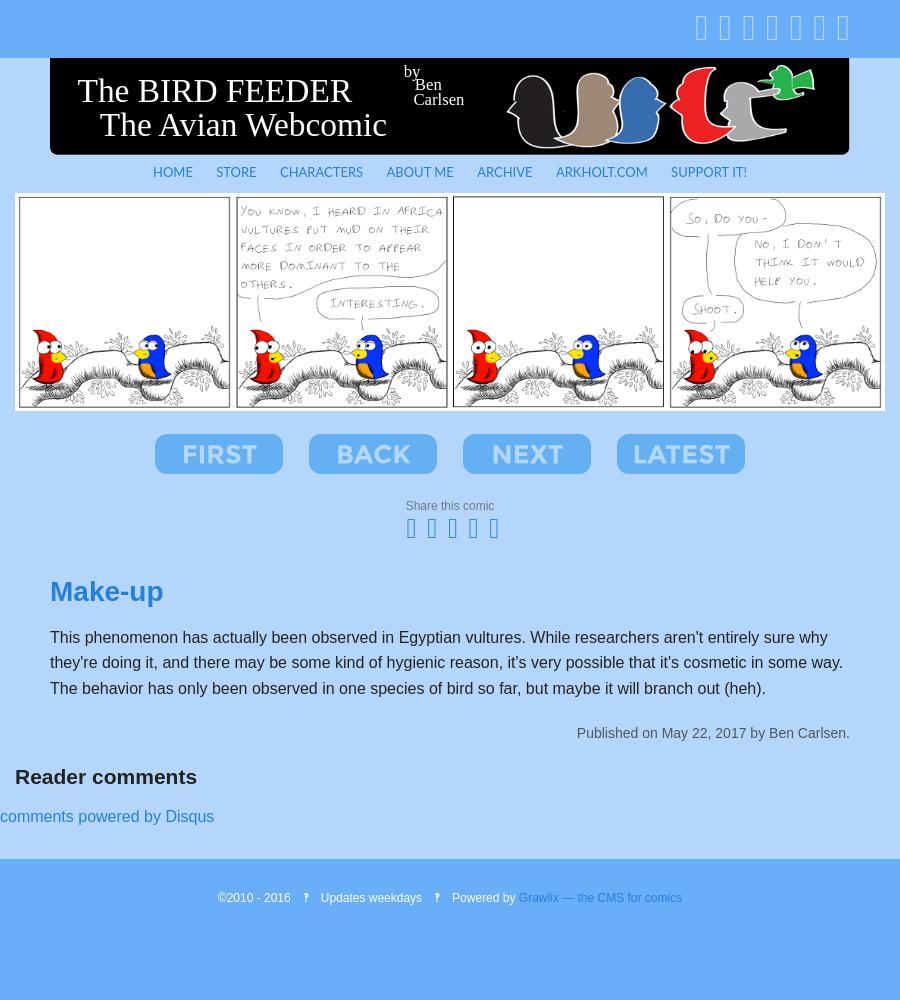 Image resolution: width=900 pixels, height=1000 pixels. What do you see at coordinates (105, 775) in the screenshot?
I see `'Reader comments'` at bounding box center [105, 775].